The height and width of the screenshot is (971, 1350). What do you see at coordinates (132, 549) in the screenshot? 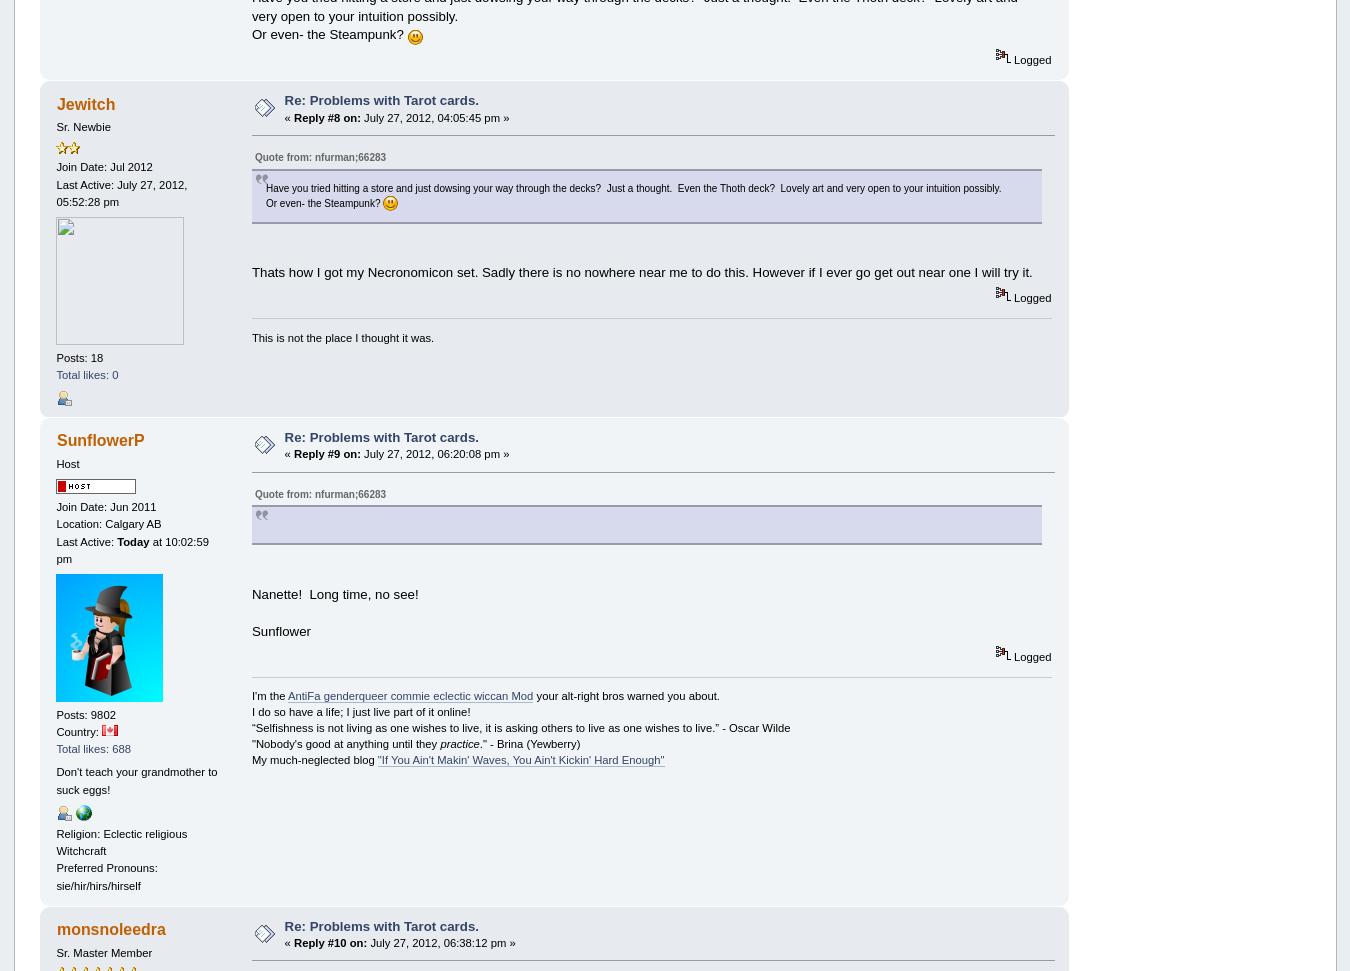
I see `'at 10:02:59 pm'` at bounding box center [132, 549].